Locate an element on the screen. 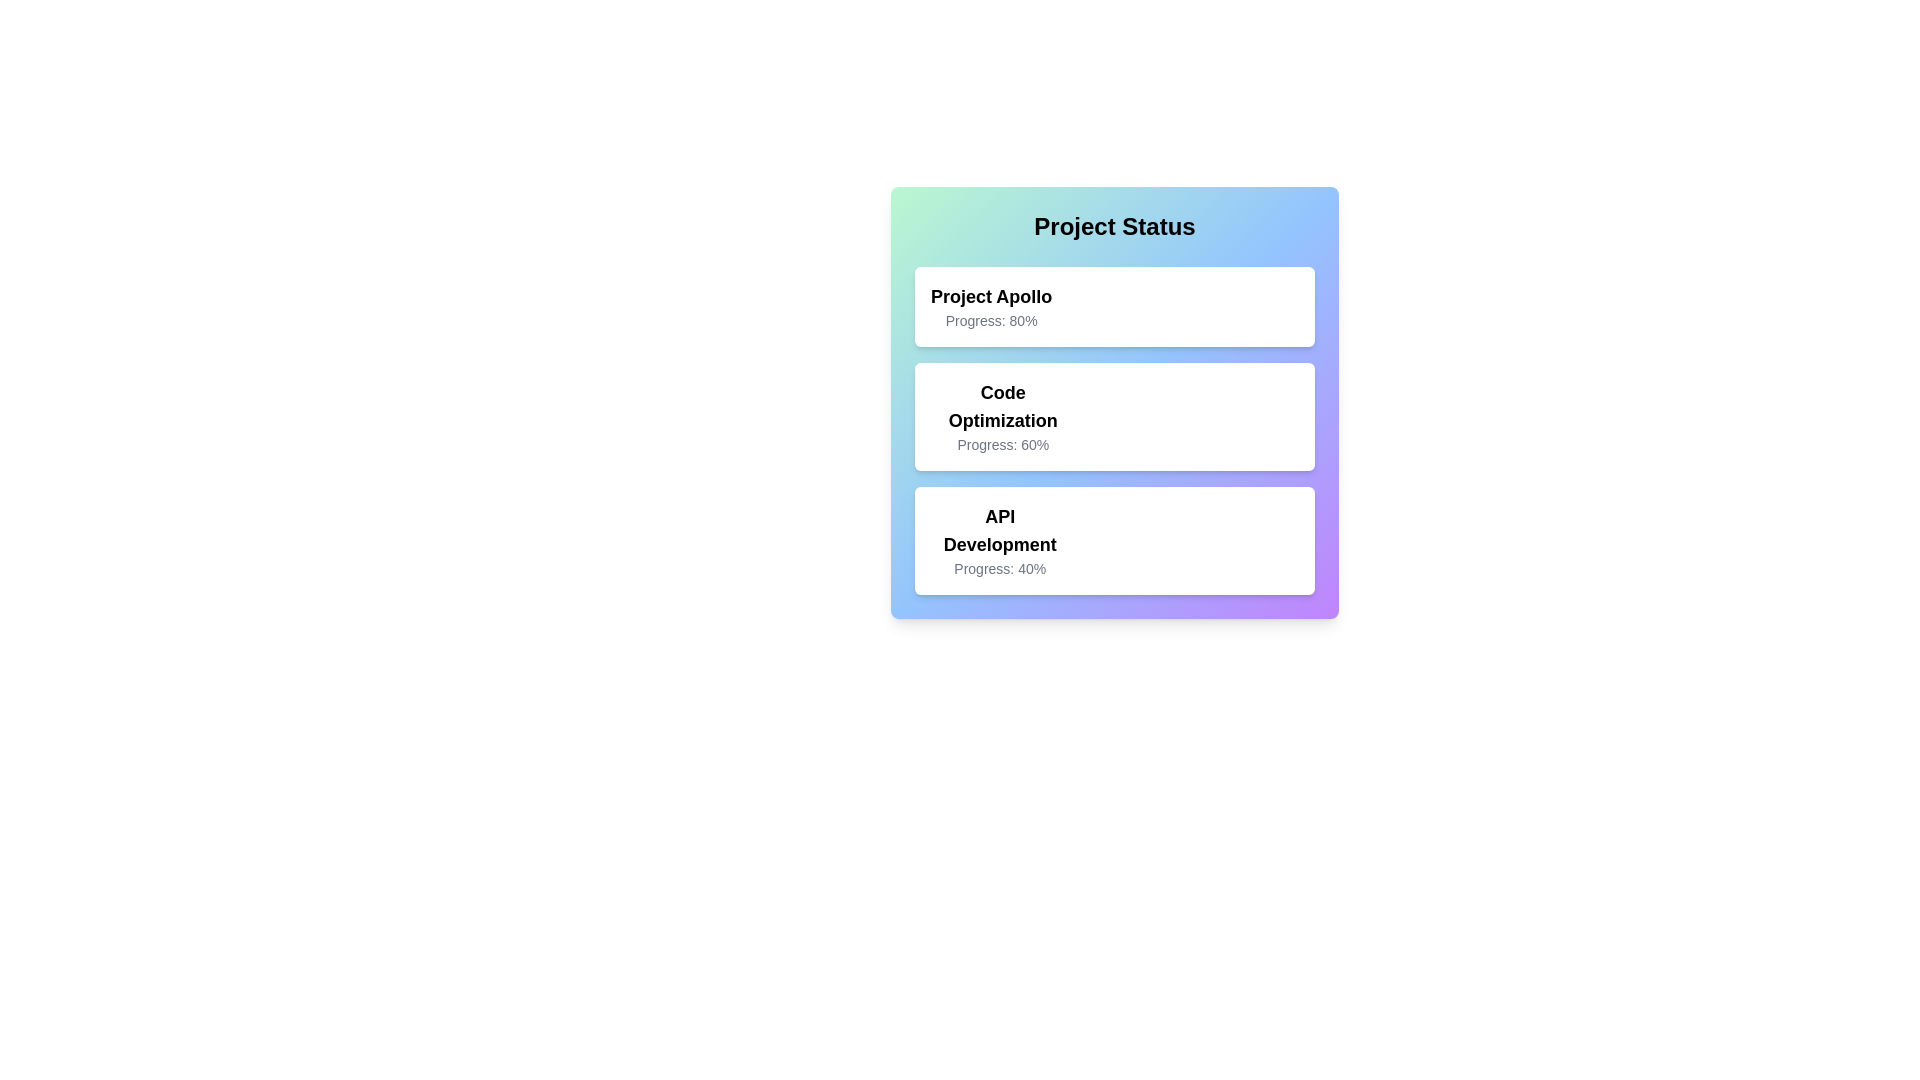  the progress bar for API Development is located at coordinates (1124, 540).